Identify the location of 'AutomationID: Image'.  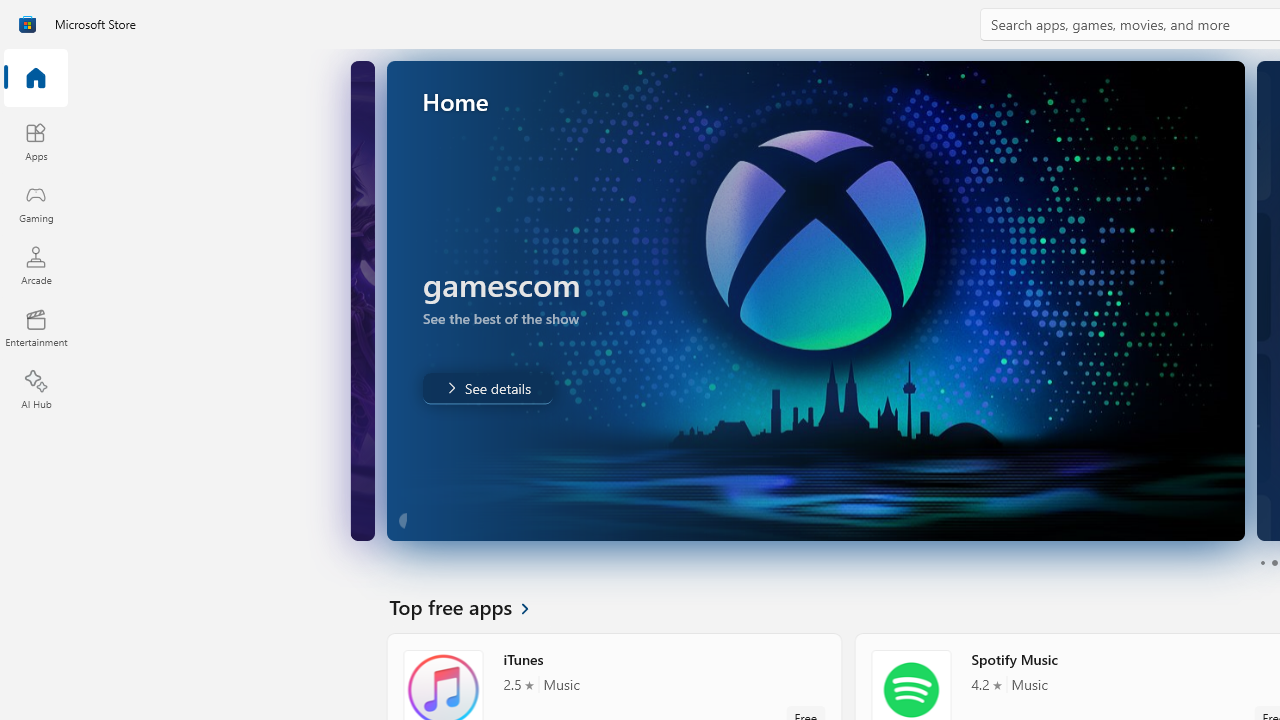
(815, 300).